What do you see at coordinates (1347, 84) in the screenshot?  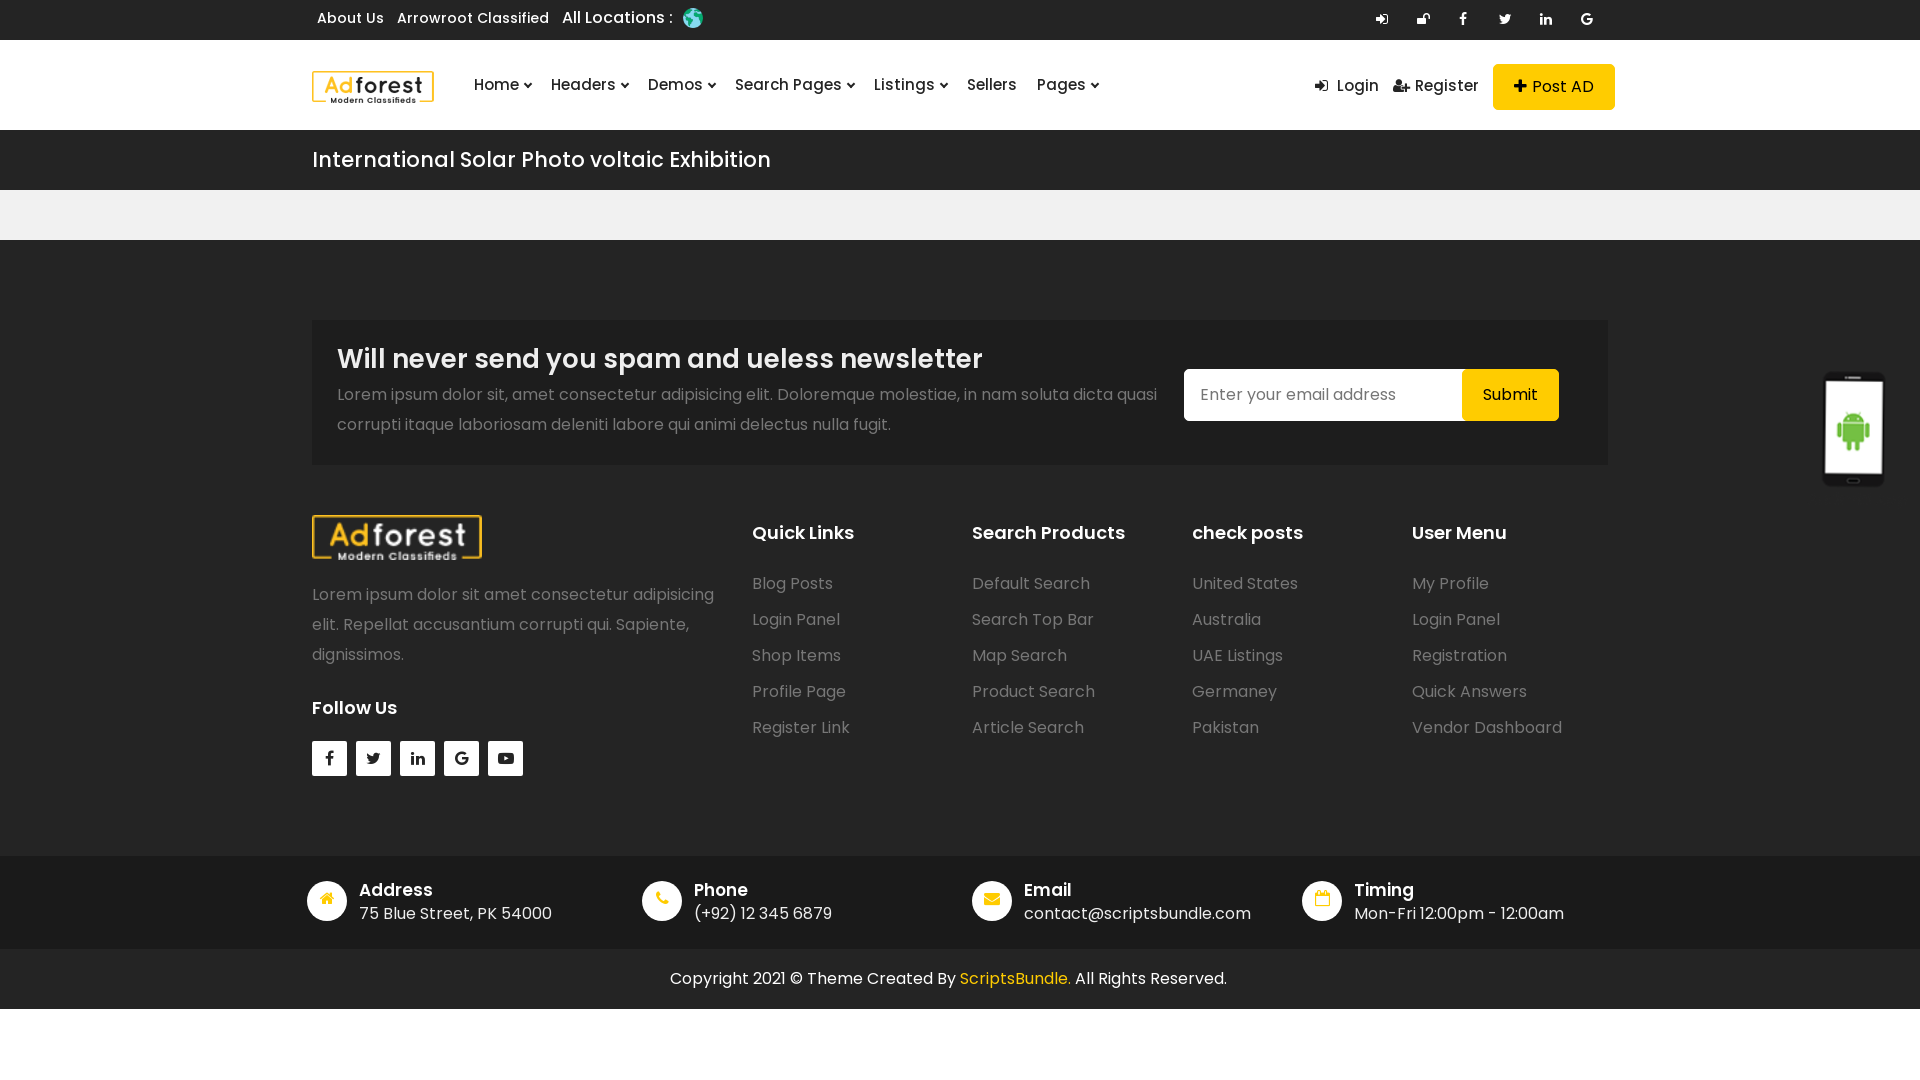 I see `'Login'` at bounding box center [1347, 84].